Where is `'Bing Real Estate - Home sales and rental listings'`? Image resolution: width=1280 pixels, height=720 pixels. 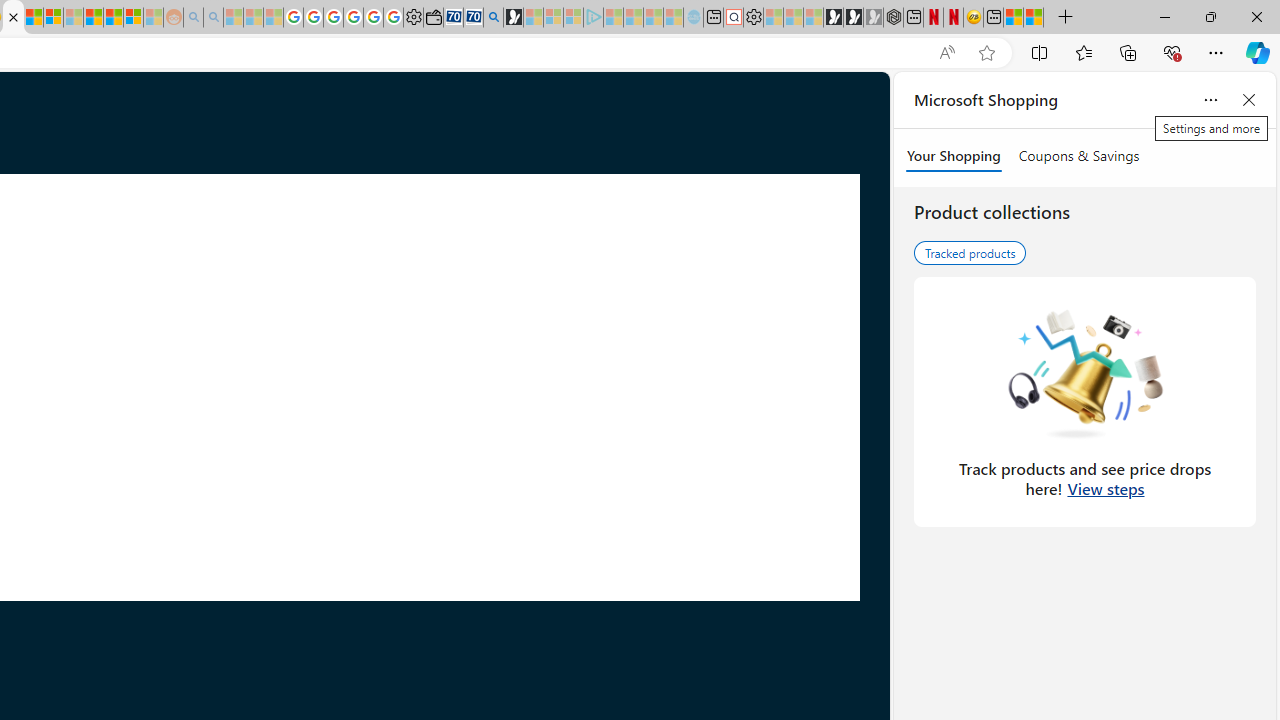 'Bing Real Estate - Home sales and rental listings' is located at coordinates (493, 17).